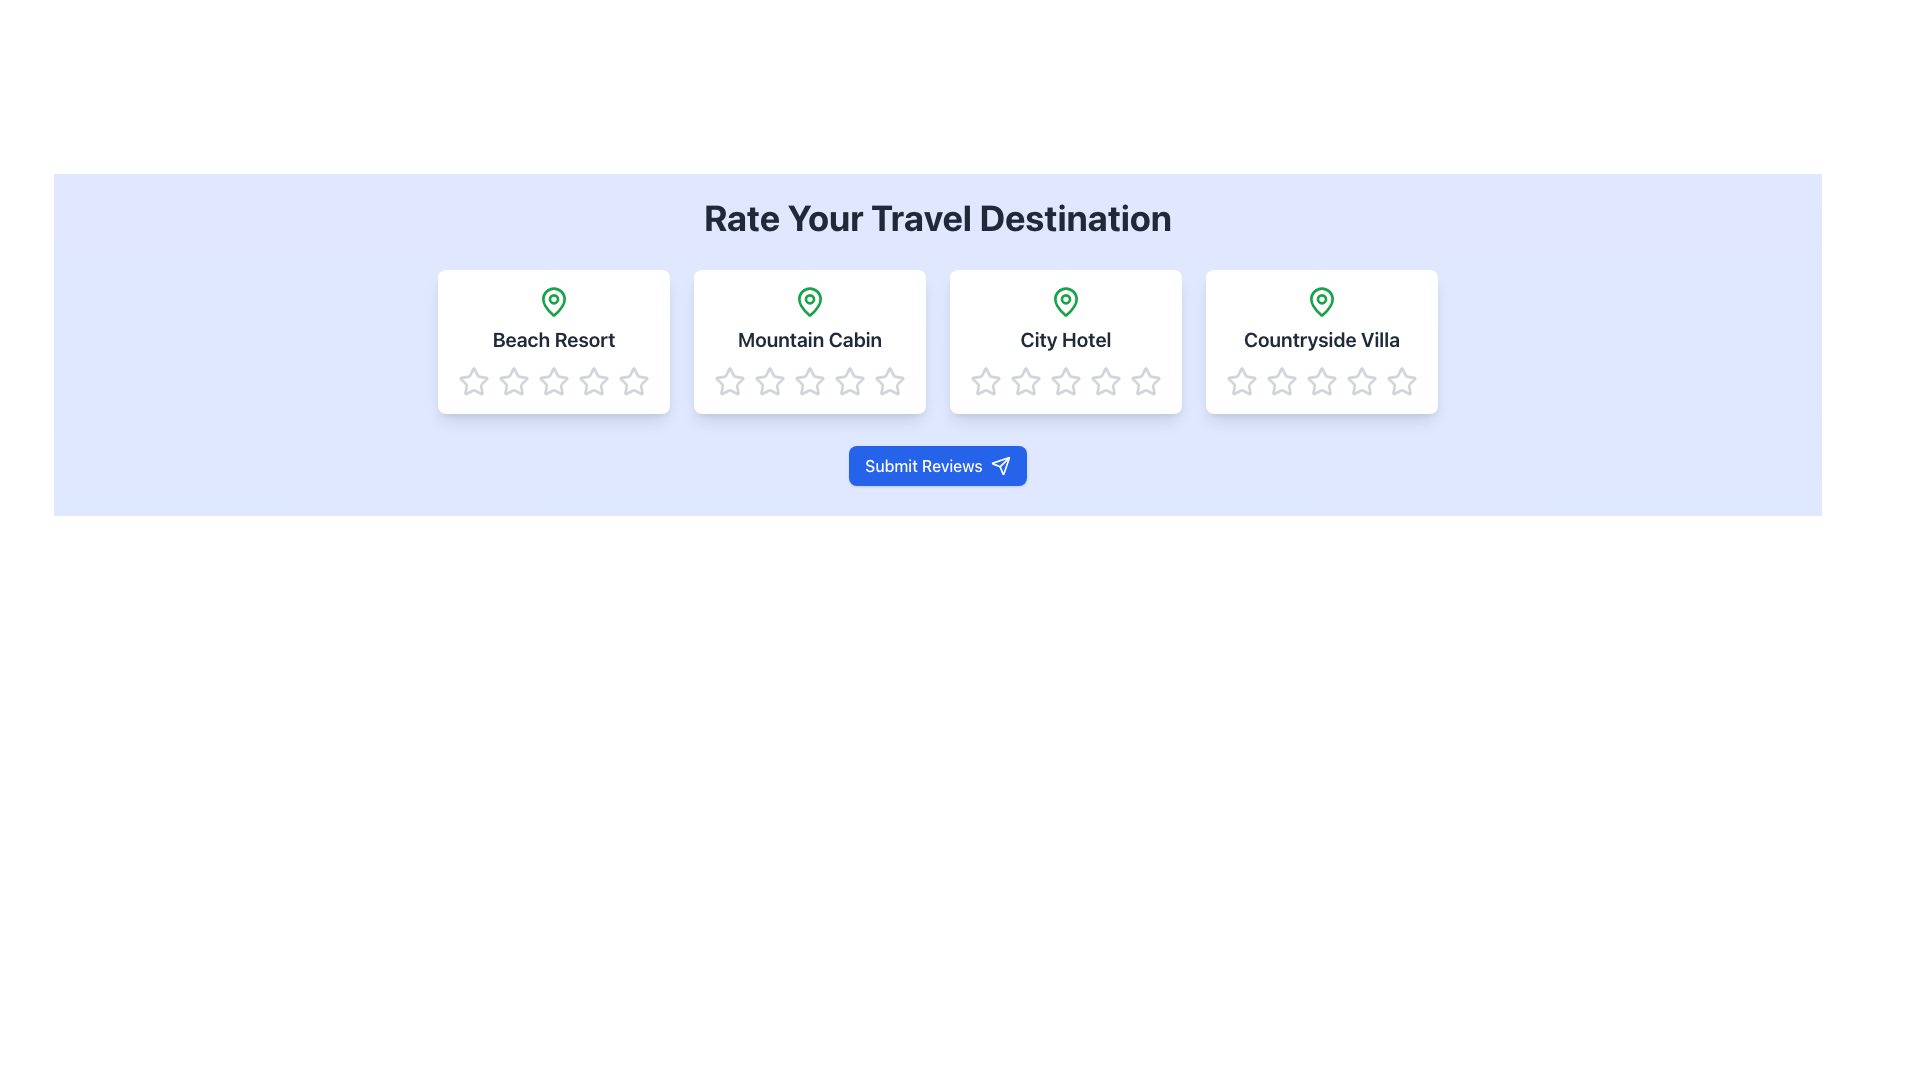 The image size is (1920, 1080). I want to click on the first star icon in the rating system under the 'Beach Resort' label, so click(513, 381).